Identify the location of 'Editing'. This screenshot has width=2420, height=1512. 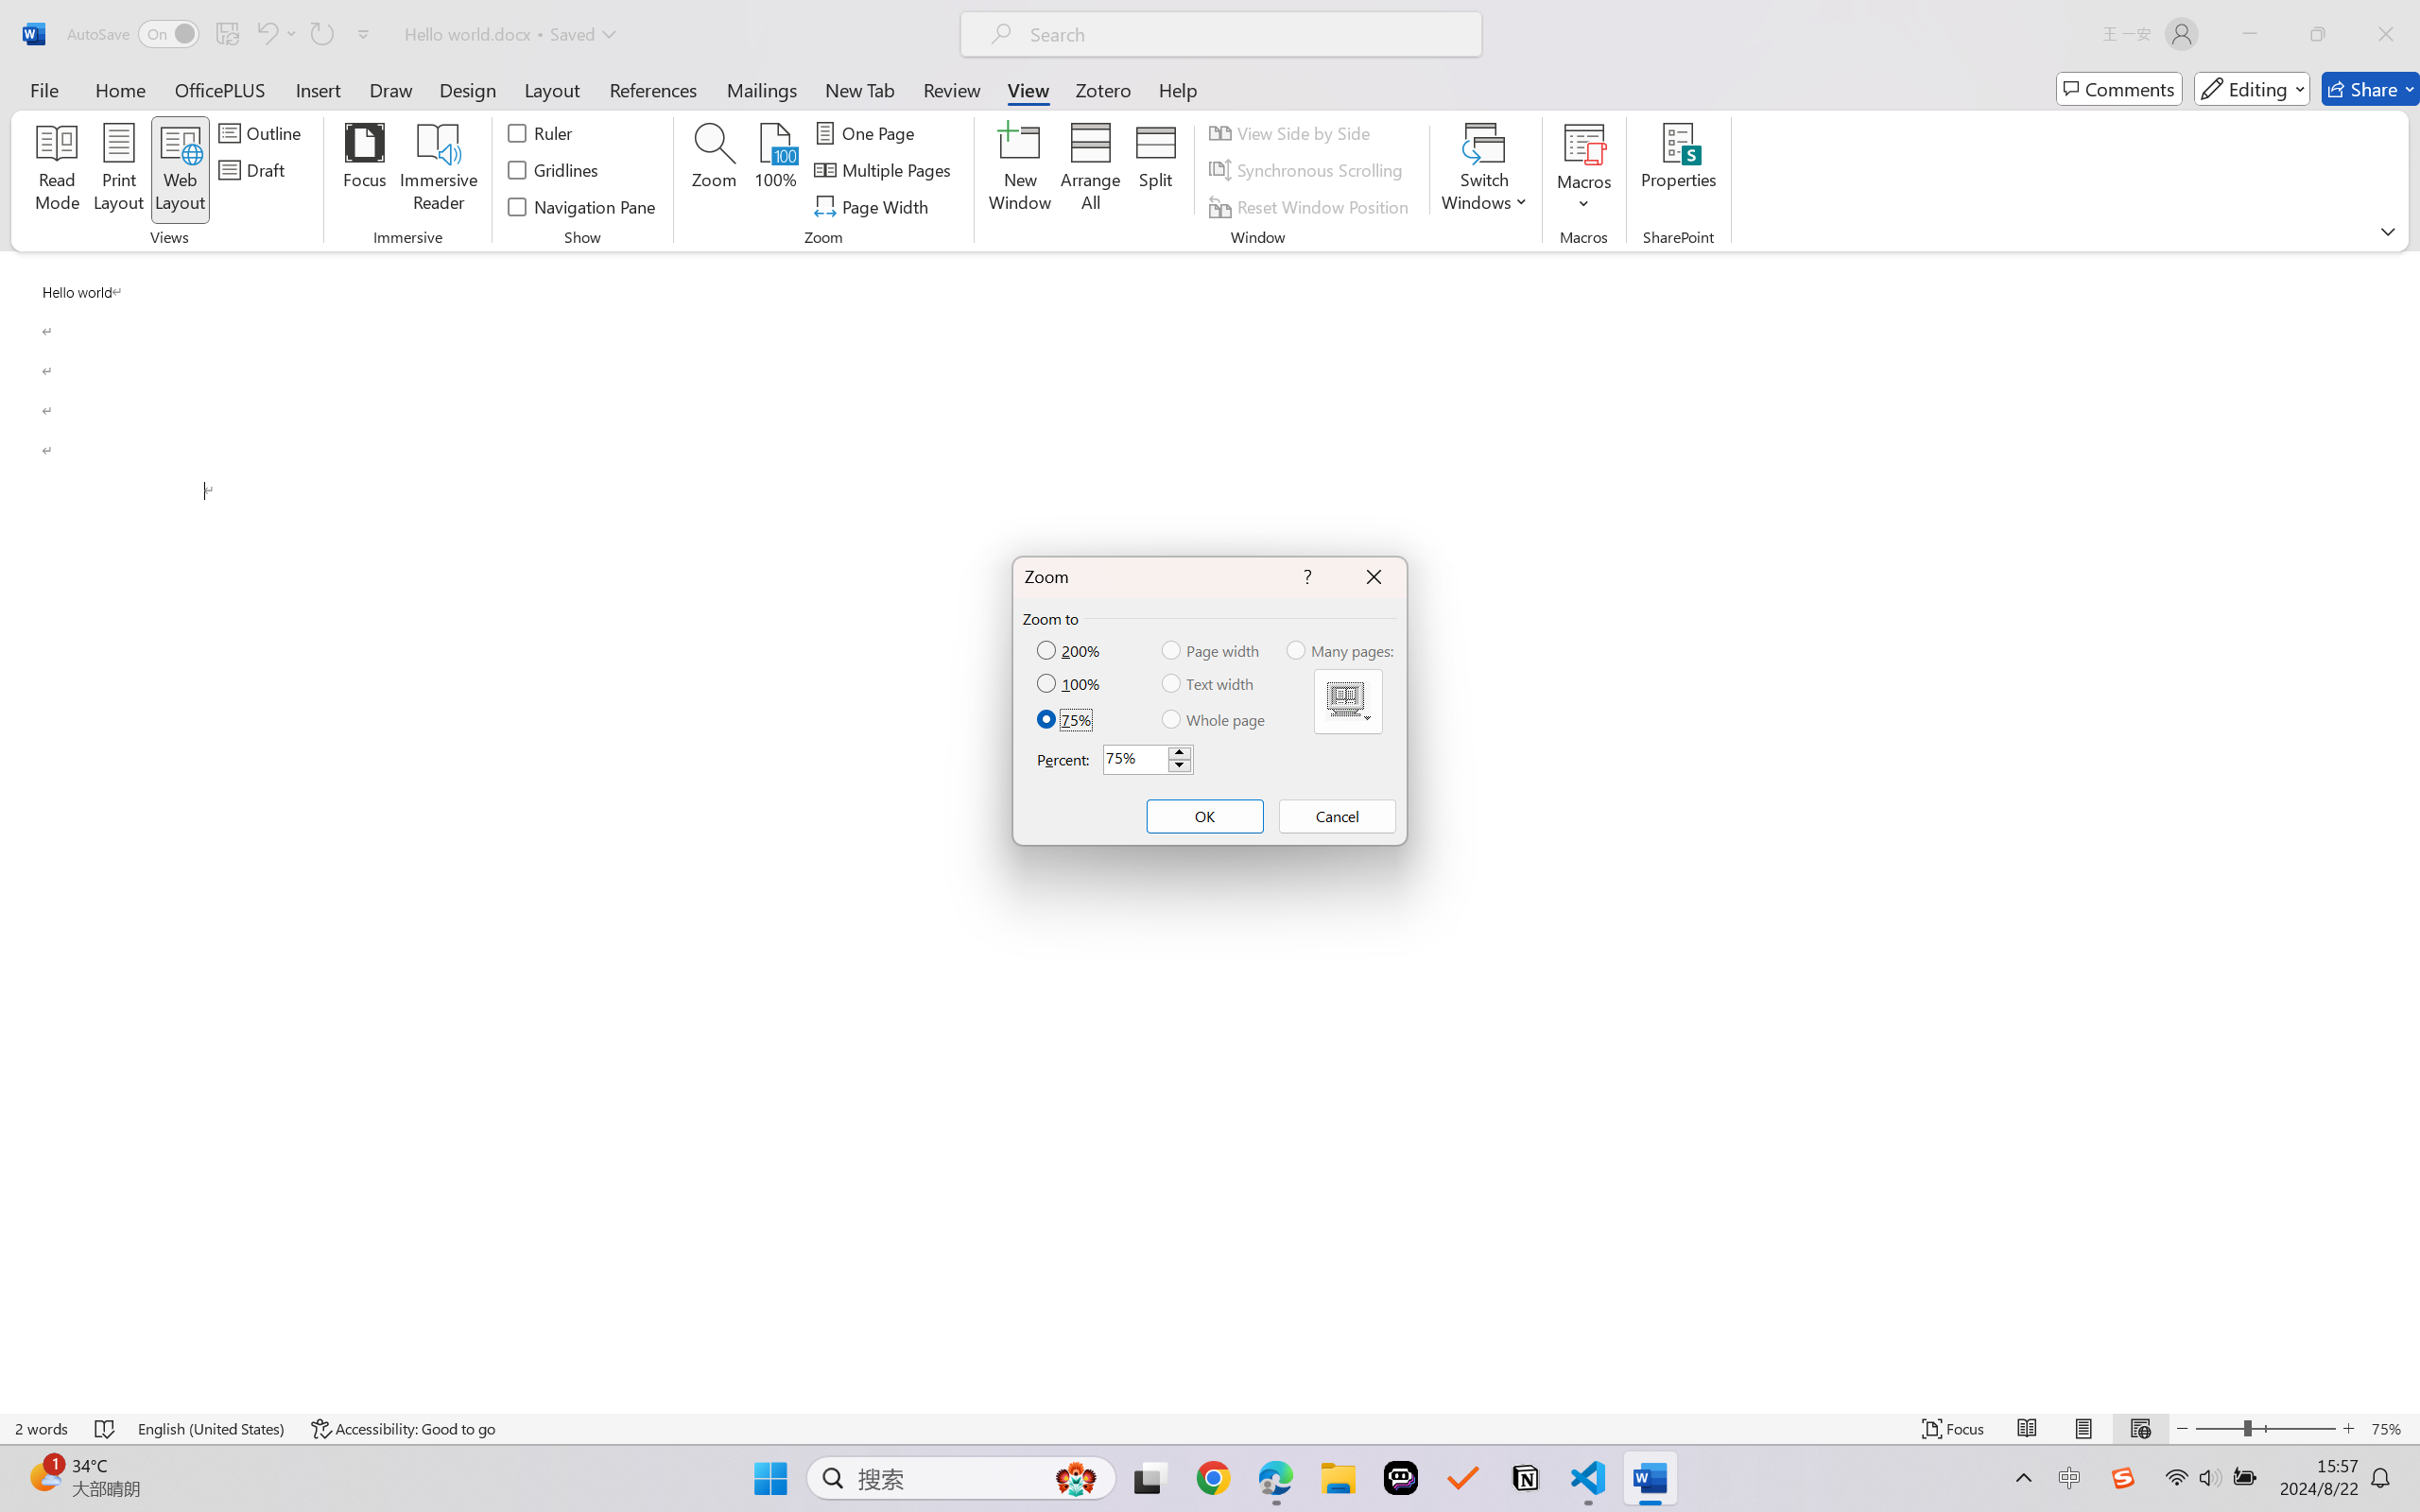
(2253, 88).